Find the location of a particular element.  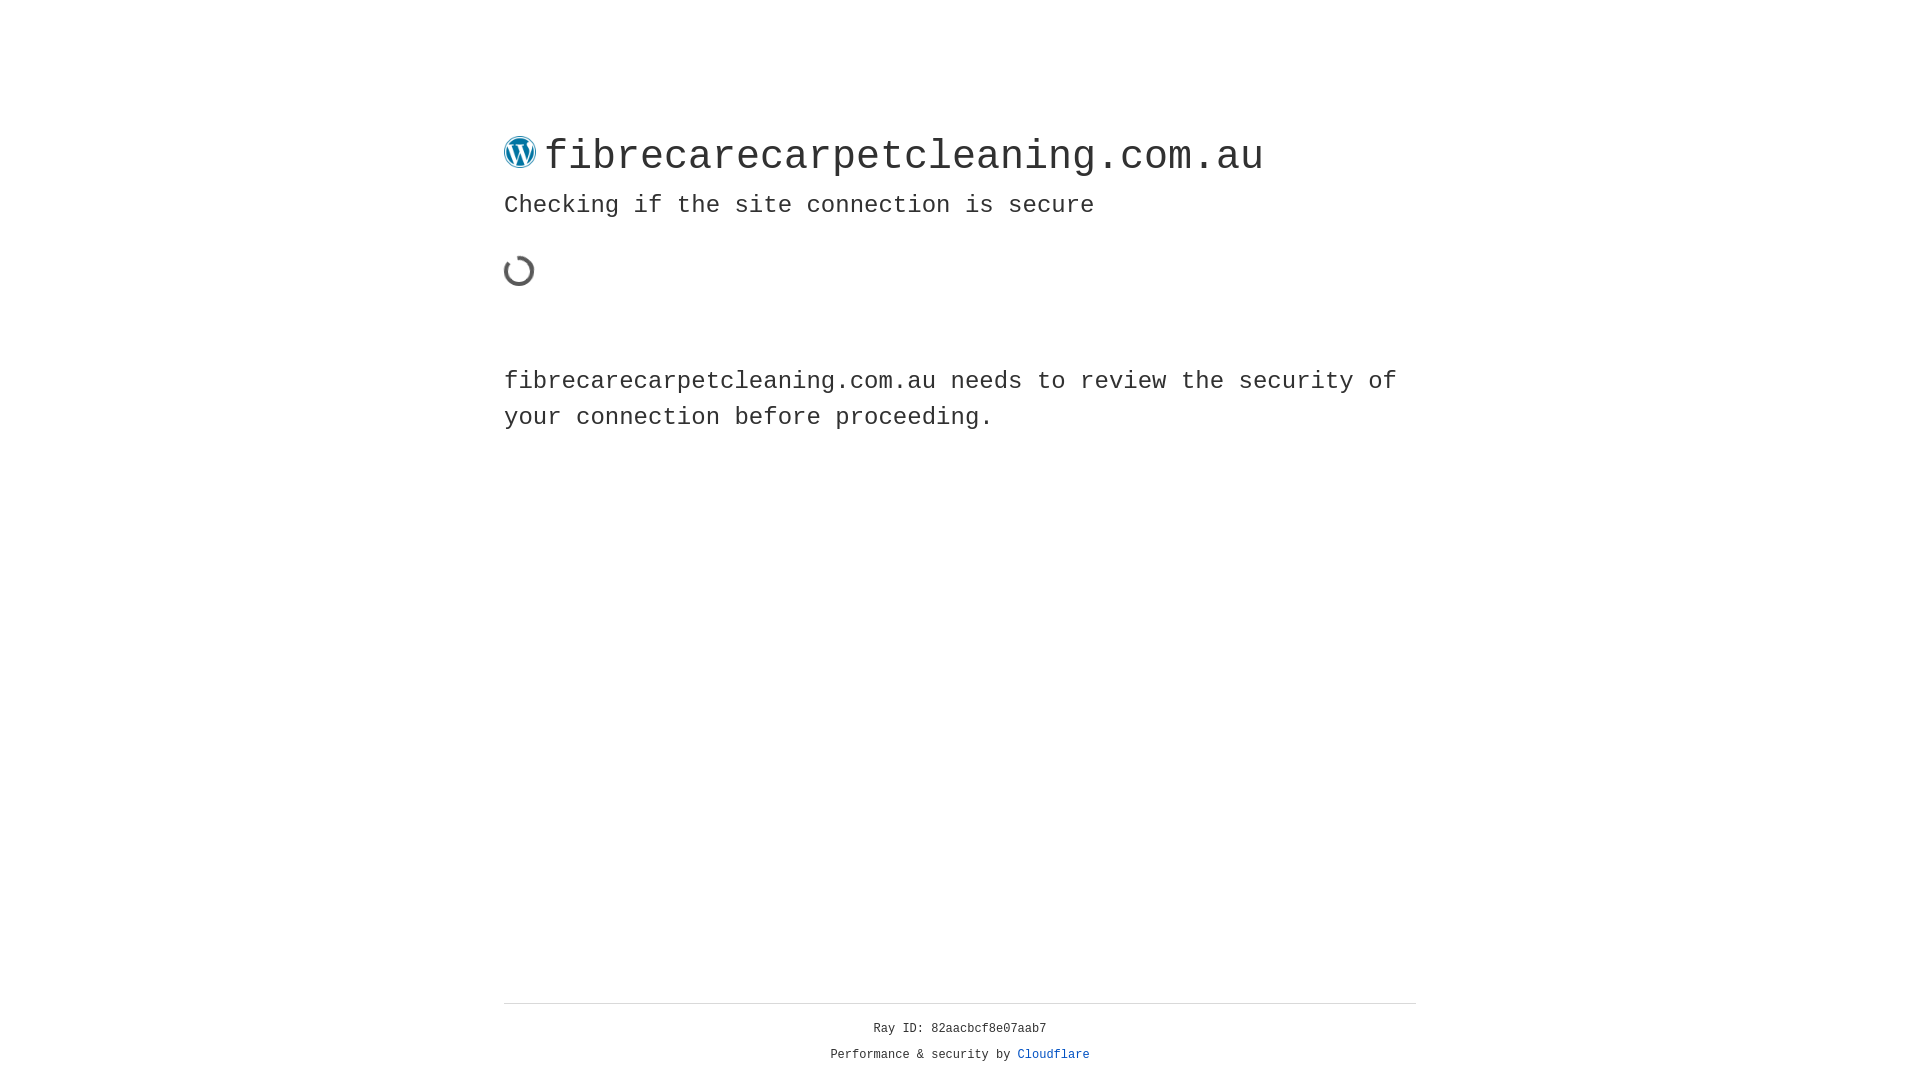

'Cloudflare' is located at coordinates (1053, 1054).